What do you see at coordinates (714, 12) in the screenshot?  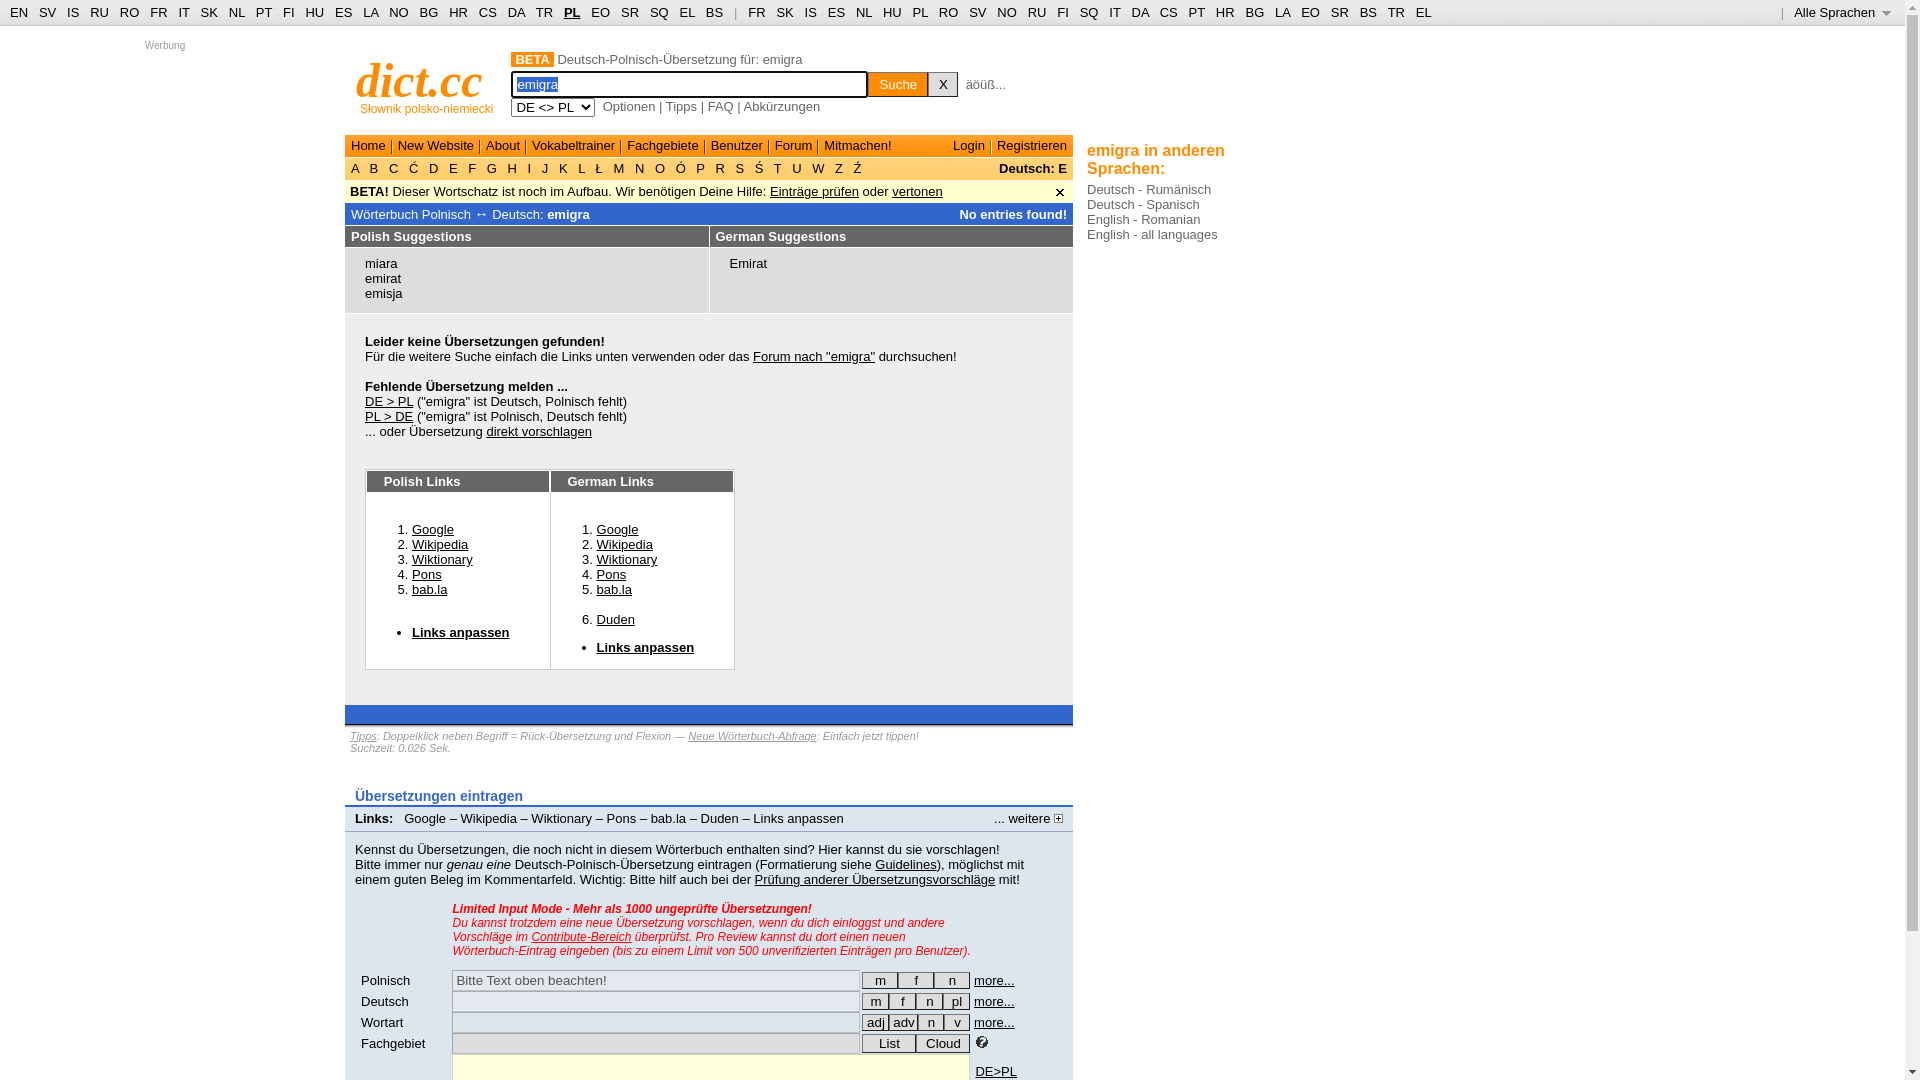 I see `'BS'` at bounding box center [714, 12].